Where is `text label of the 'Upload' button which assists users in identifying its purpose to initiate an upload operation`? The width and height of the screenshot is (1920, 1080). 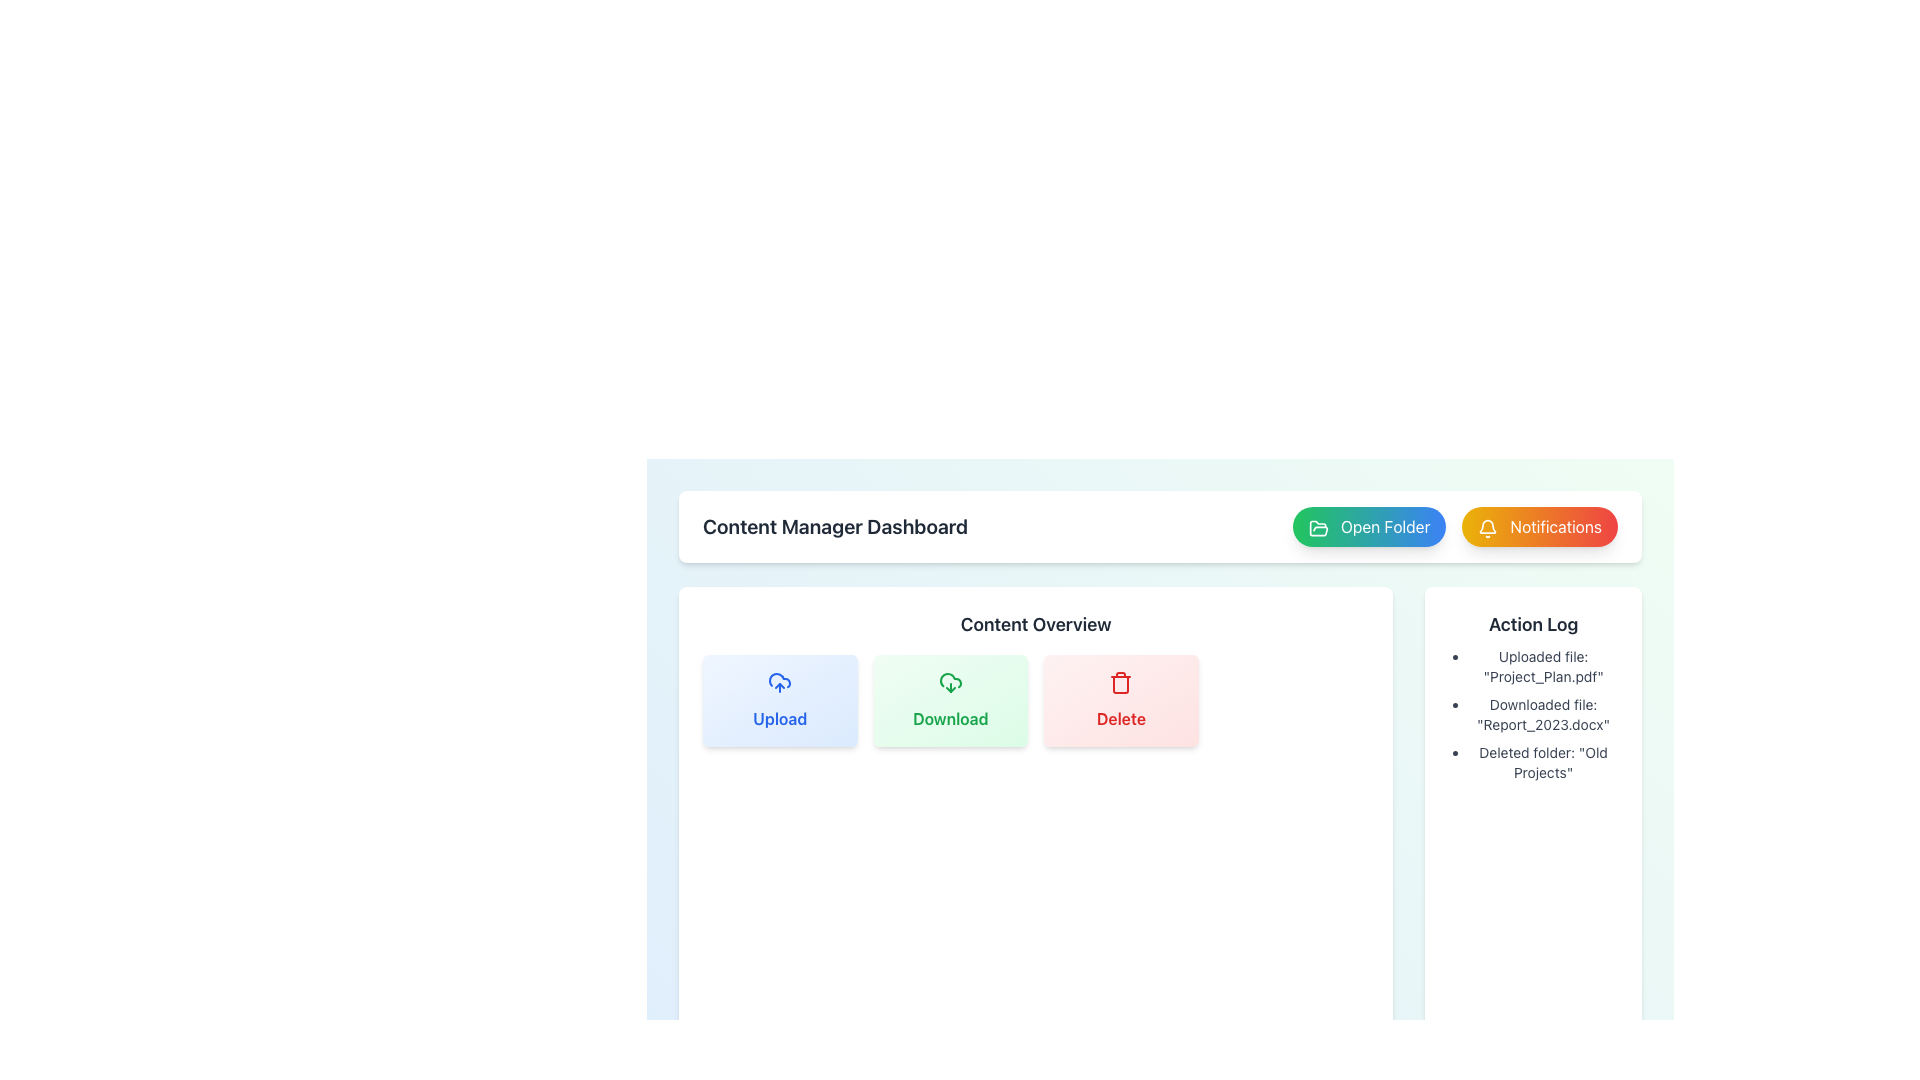 text label of the 'Upload' button which assists users in identifying its purpose to initiate an upload operation is located at coordinates (779, 717).